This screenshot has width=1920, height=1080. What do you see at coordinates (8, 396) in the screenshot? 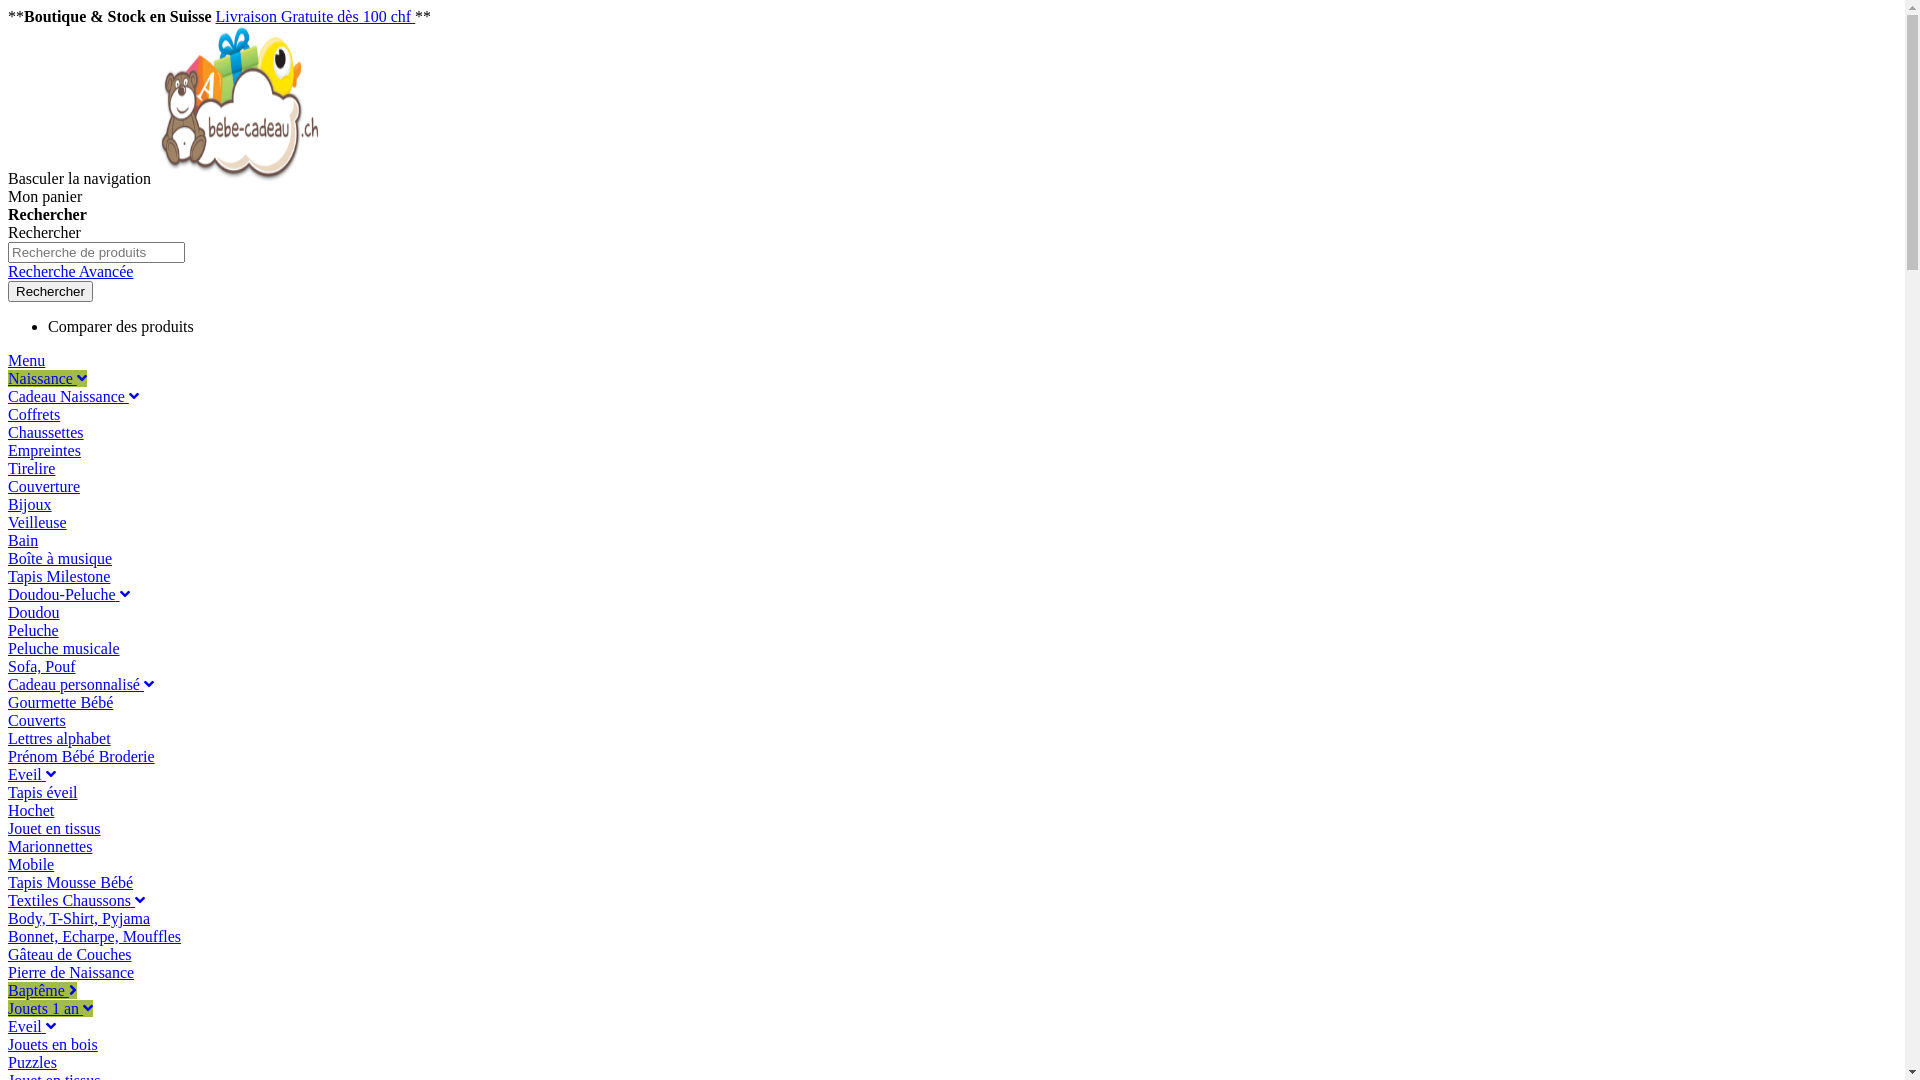
I see `'Cadeau Naissance'` at bounding box center [8, 396].